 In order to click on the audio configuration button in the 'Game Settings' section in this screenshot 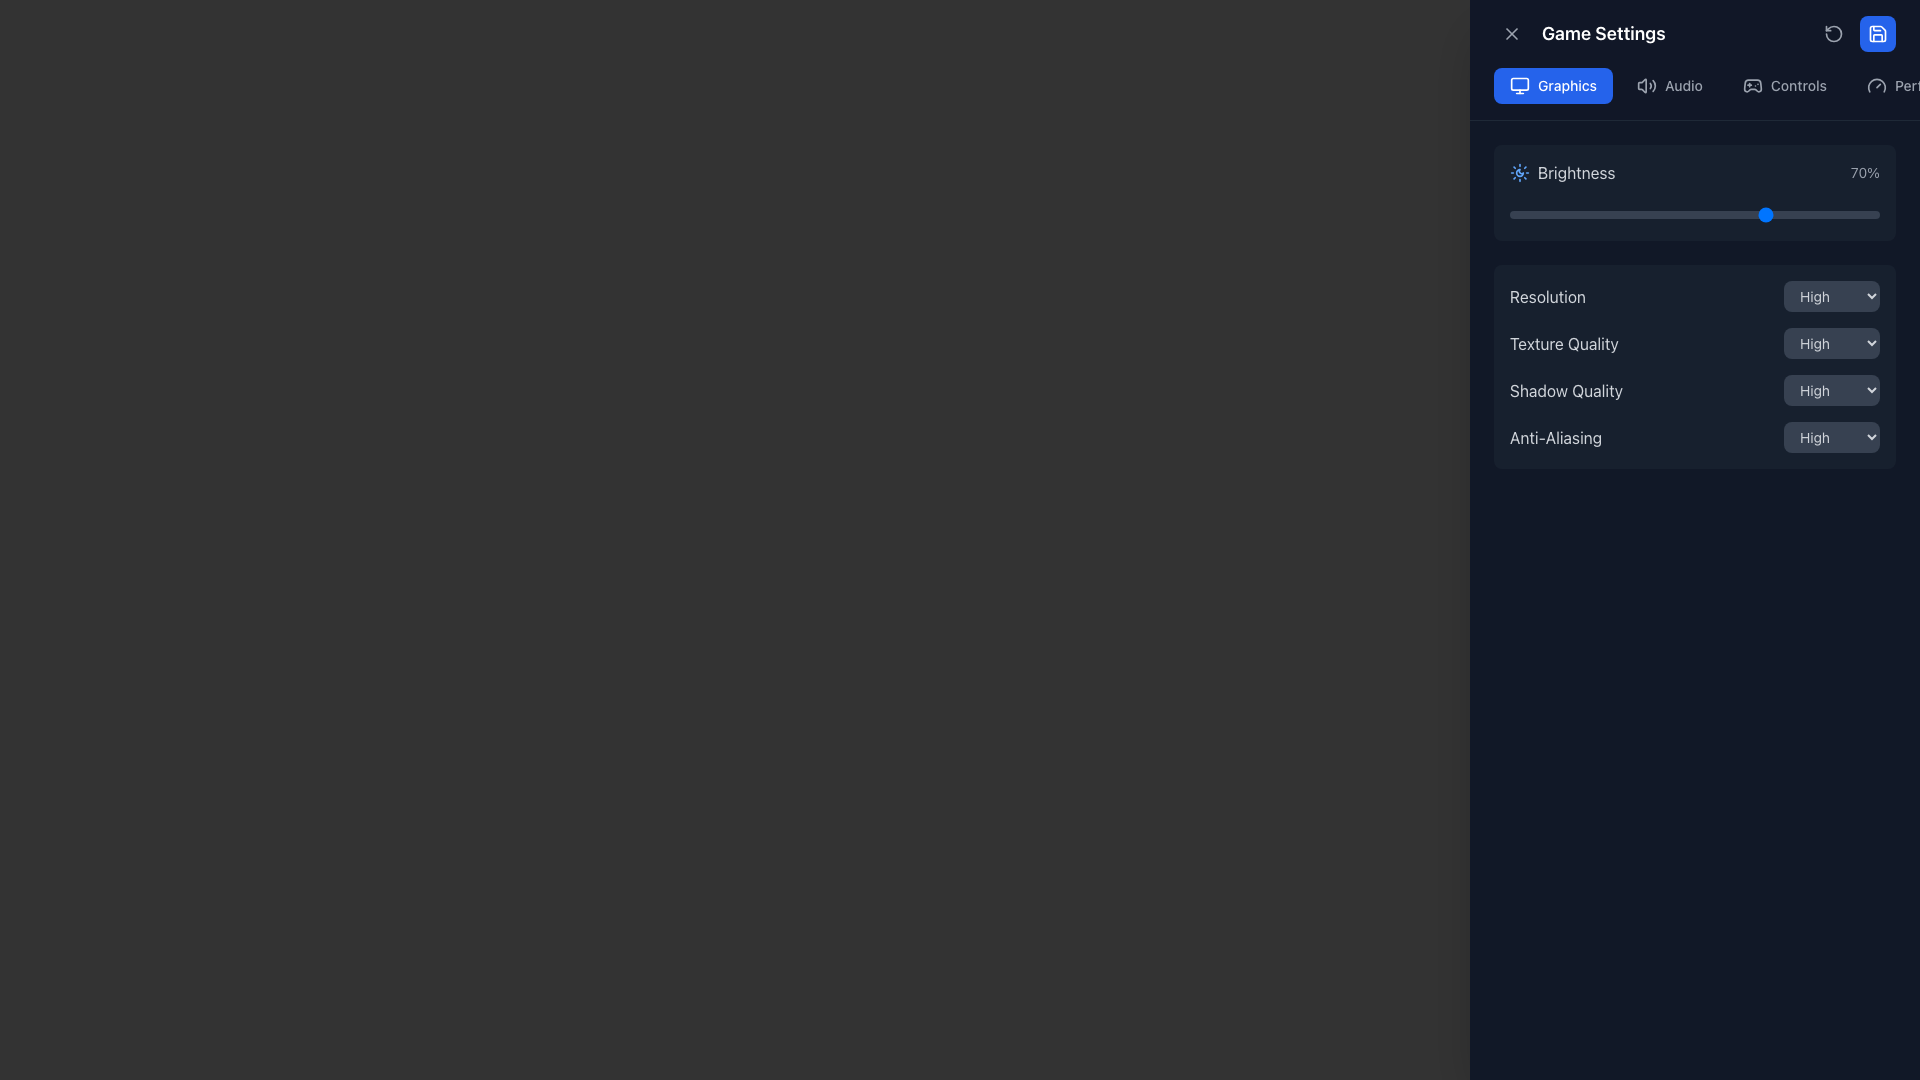, I will do `click(1693, 84)`.